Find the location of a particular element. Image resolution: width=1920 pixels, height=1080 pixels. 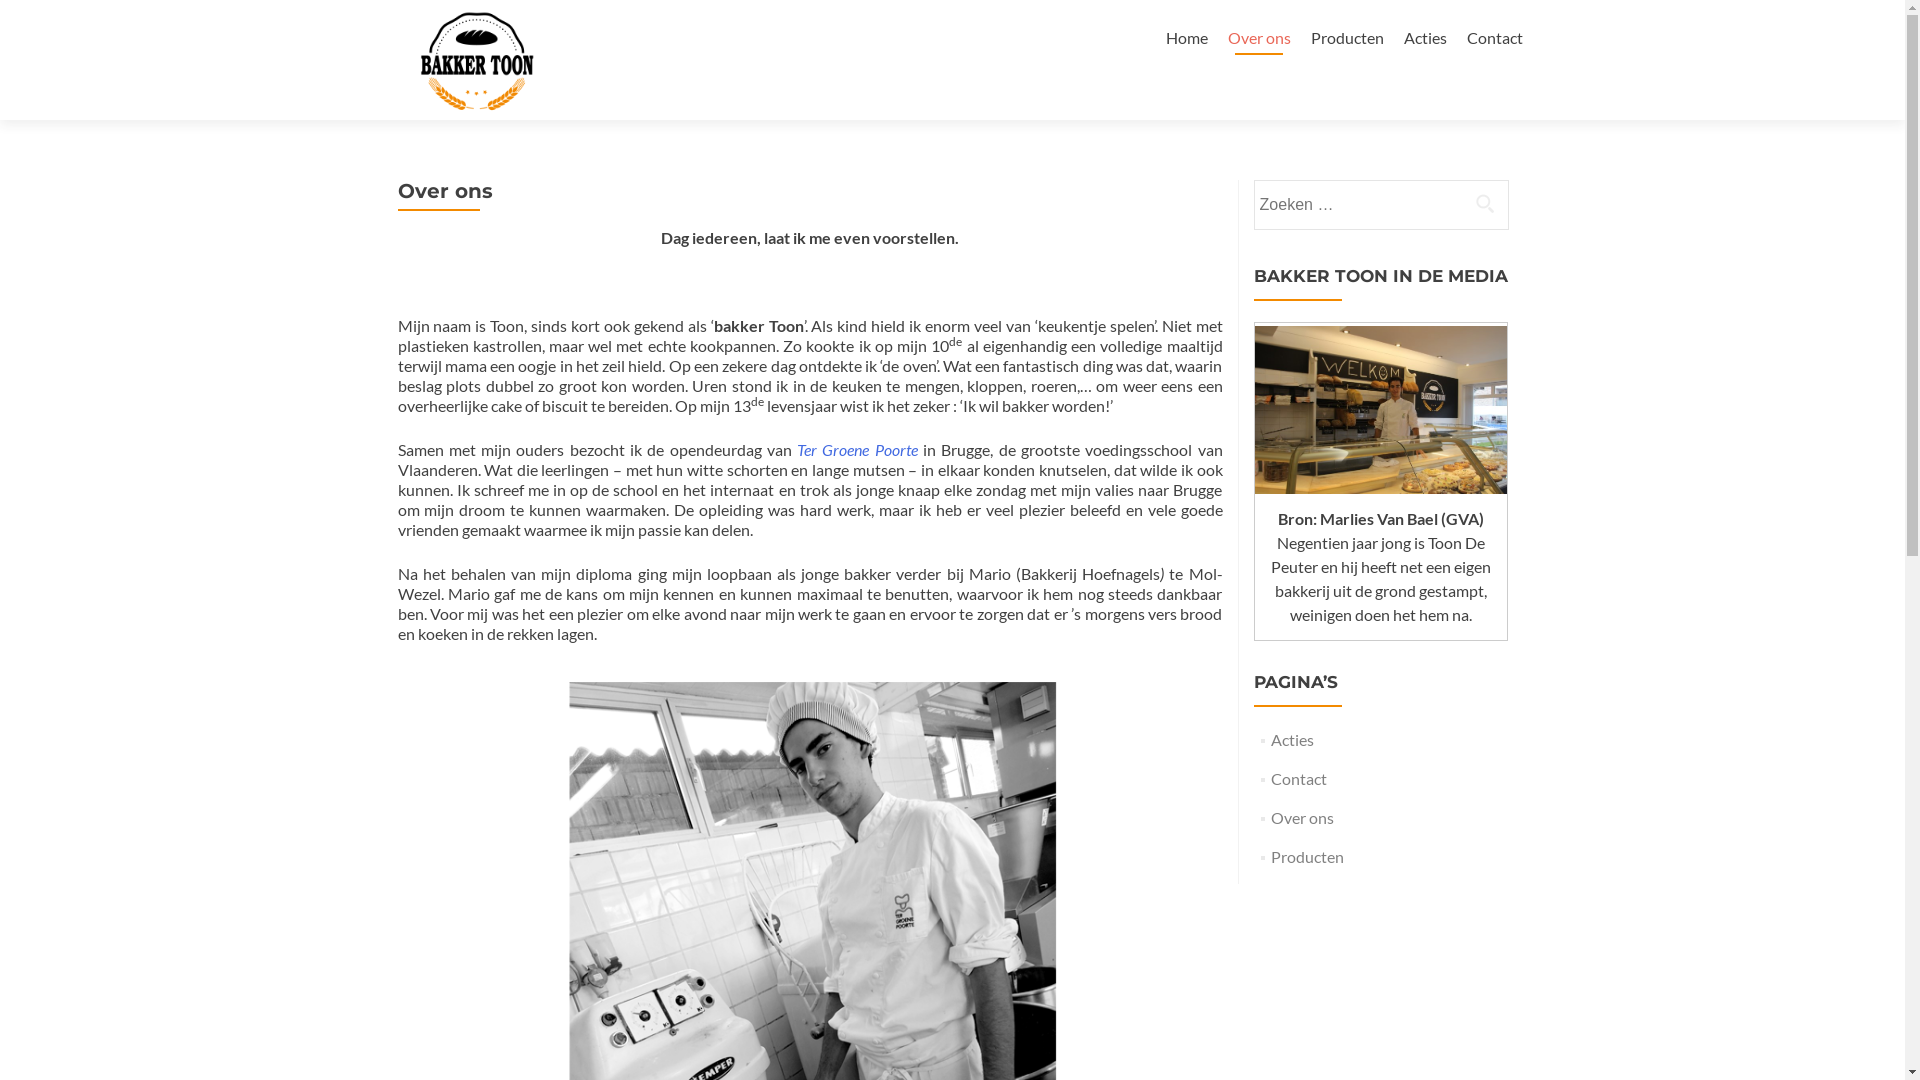

'Producten' is located at coordinates (1307, 855).